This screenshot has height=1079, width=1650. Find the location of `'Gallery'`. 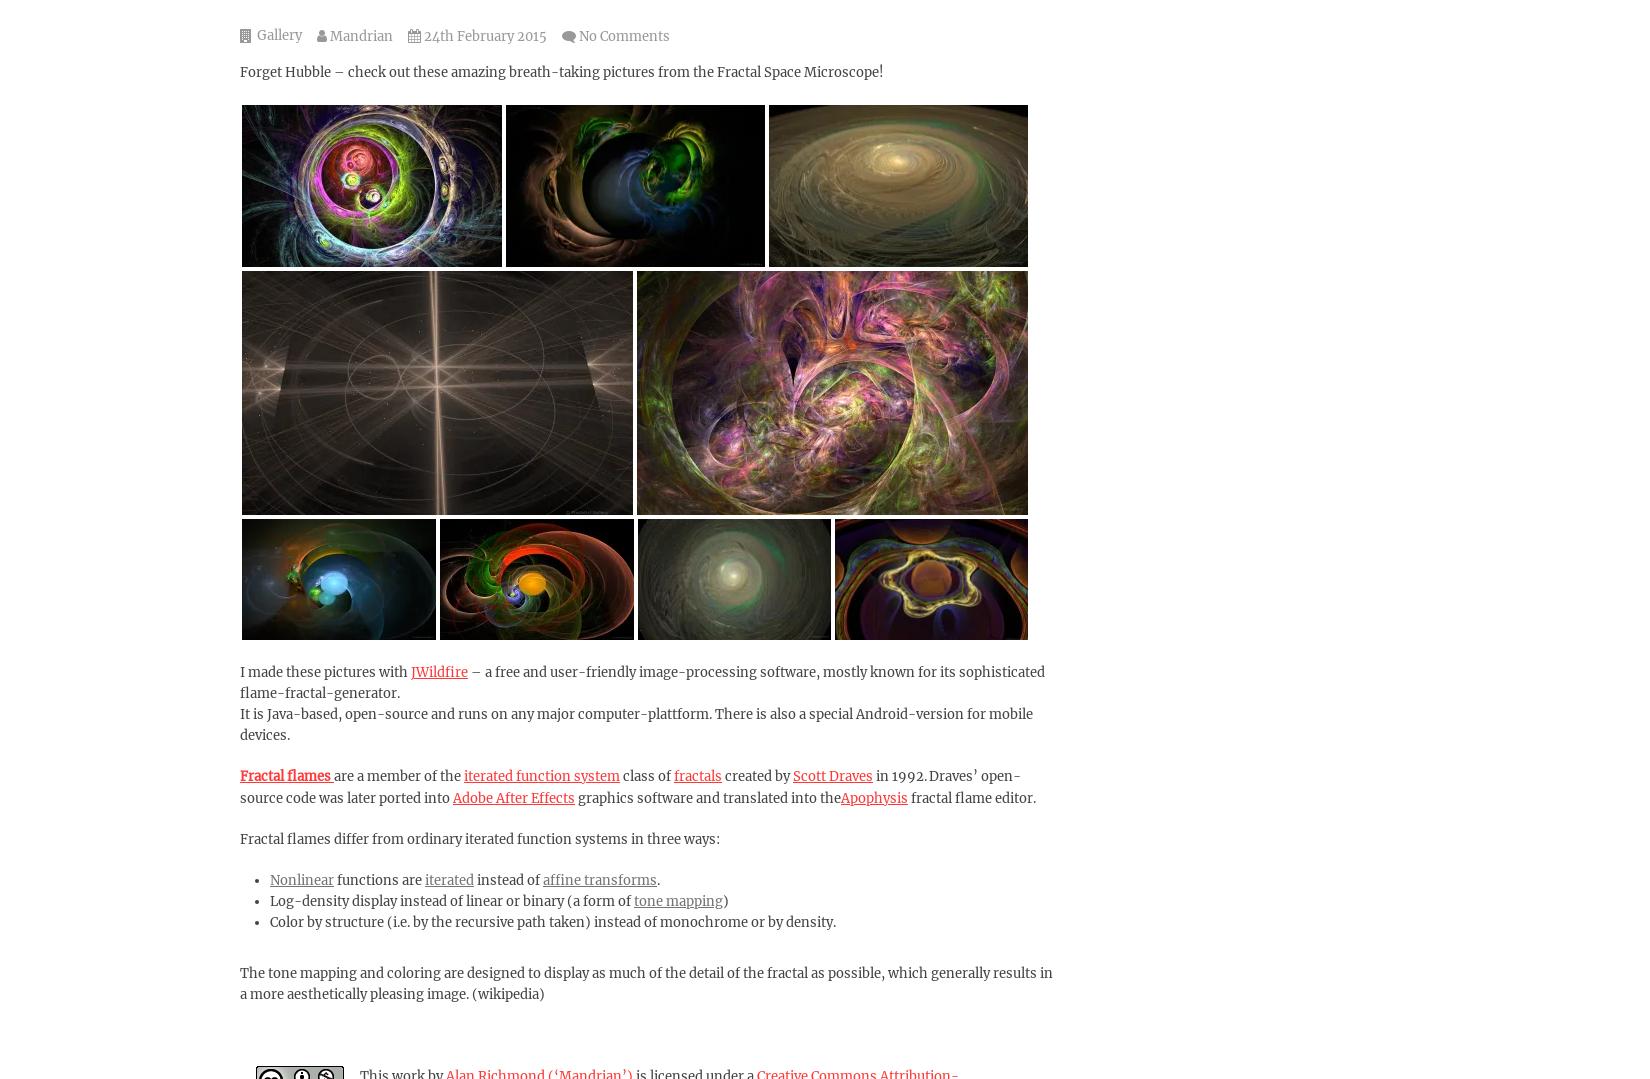

'Gallery' is located at coordinates (279, 35).